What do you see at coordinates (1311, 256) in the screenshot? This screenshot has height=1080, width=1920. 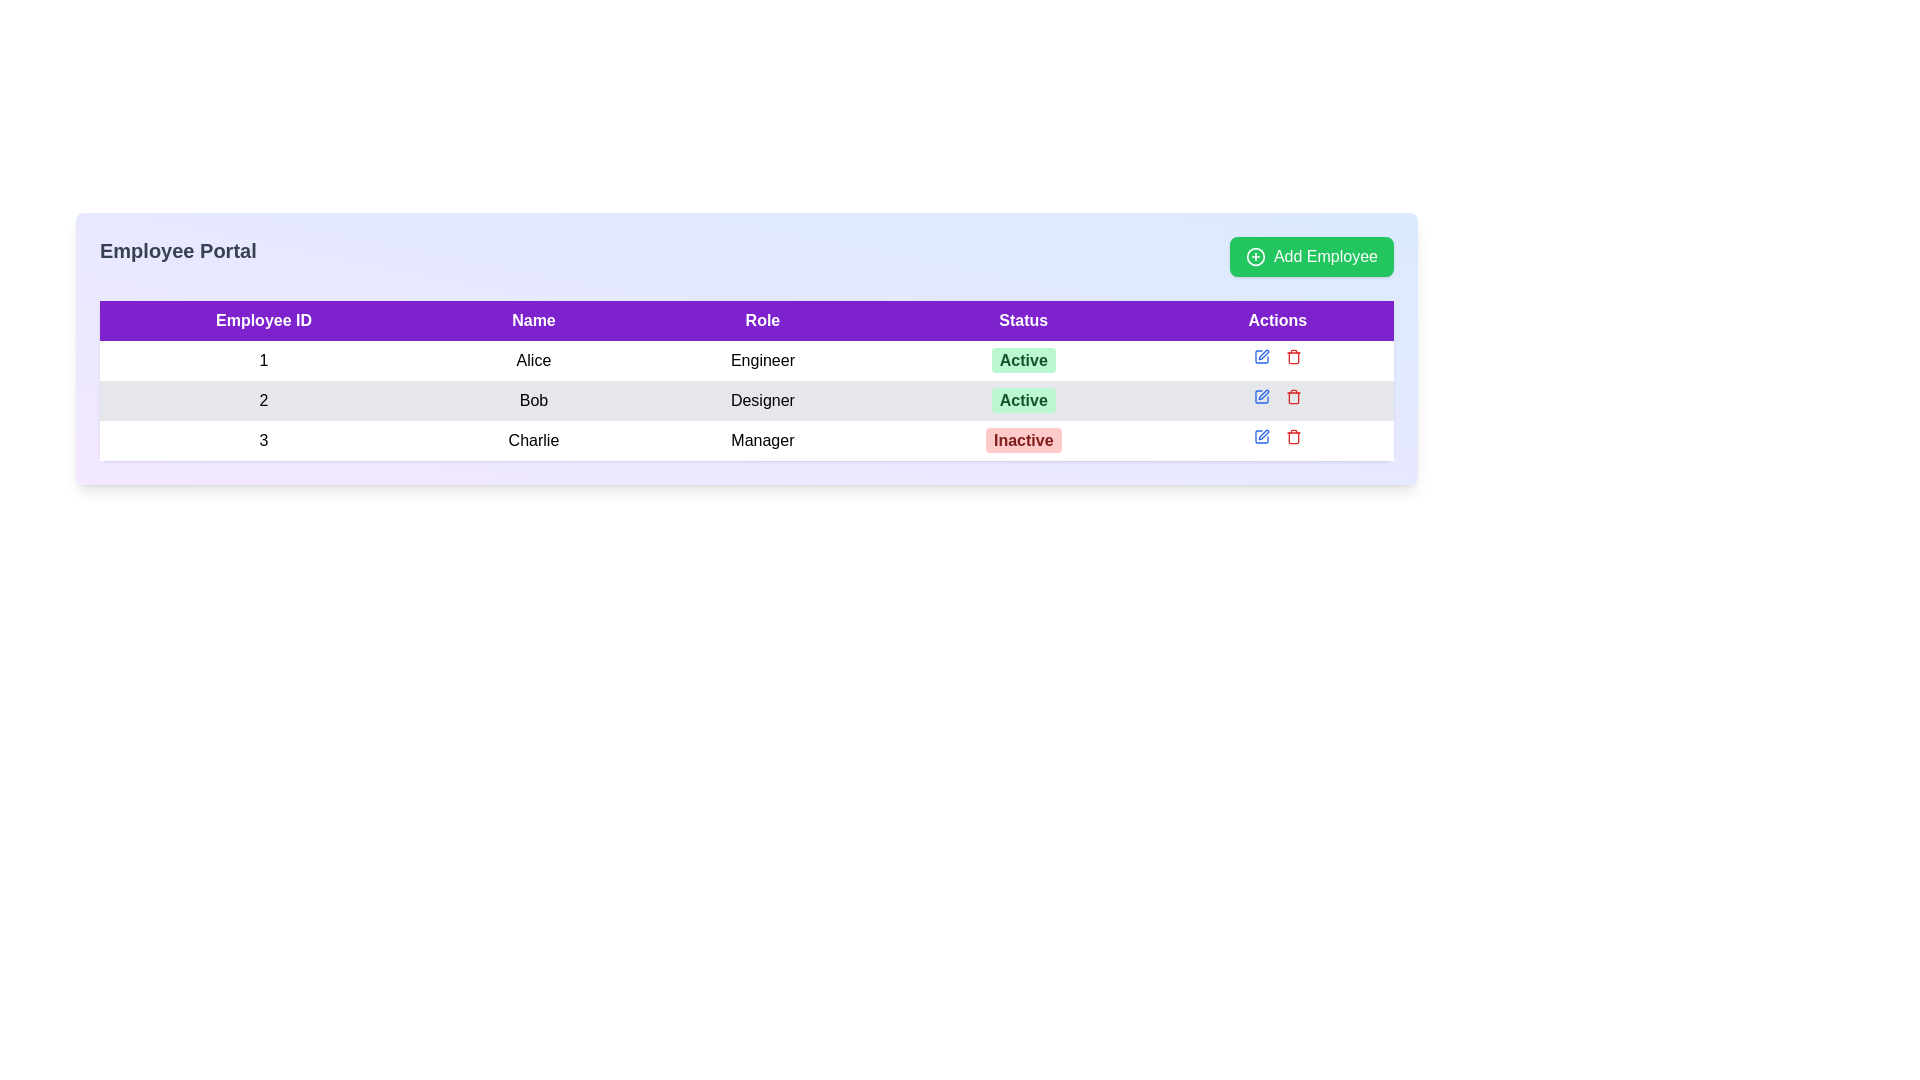 I see `the 'Add Employee' button located on the right side of the header section, aligned with the title 'Employee Portal', to initiate the action for adding an employee` at bounding box center [1311, 256].